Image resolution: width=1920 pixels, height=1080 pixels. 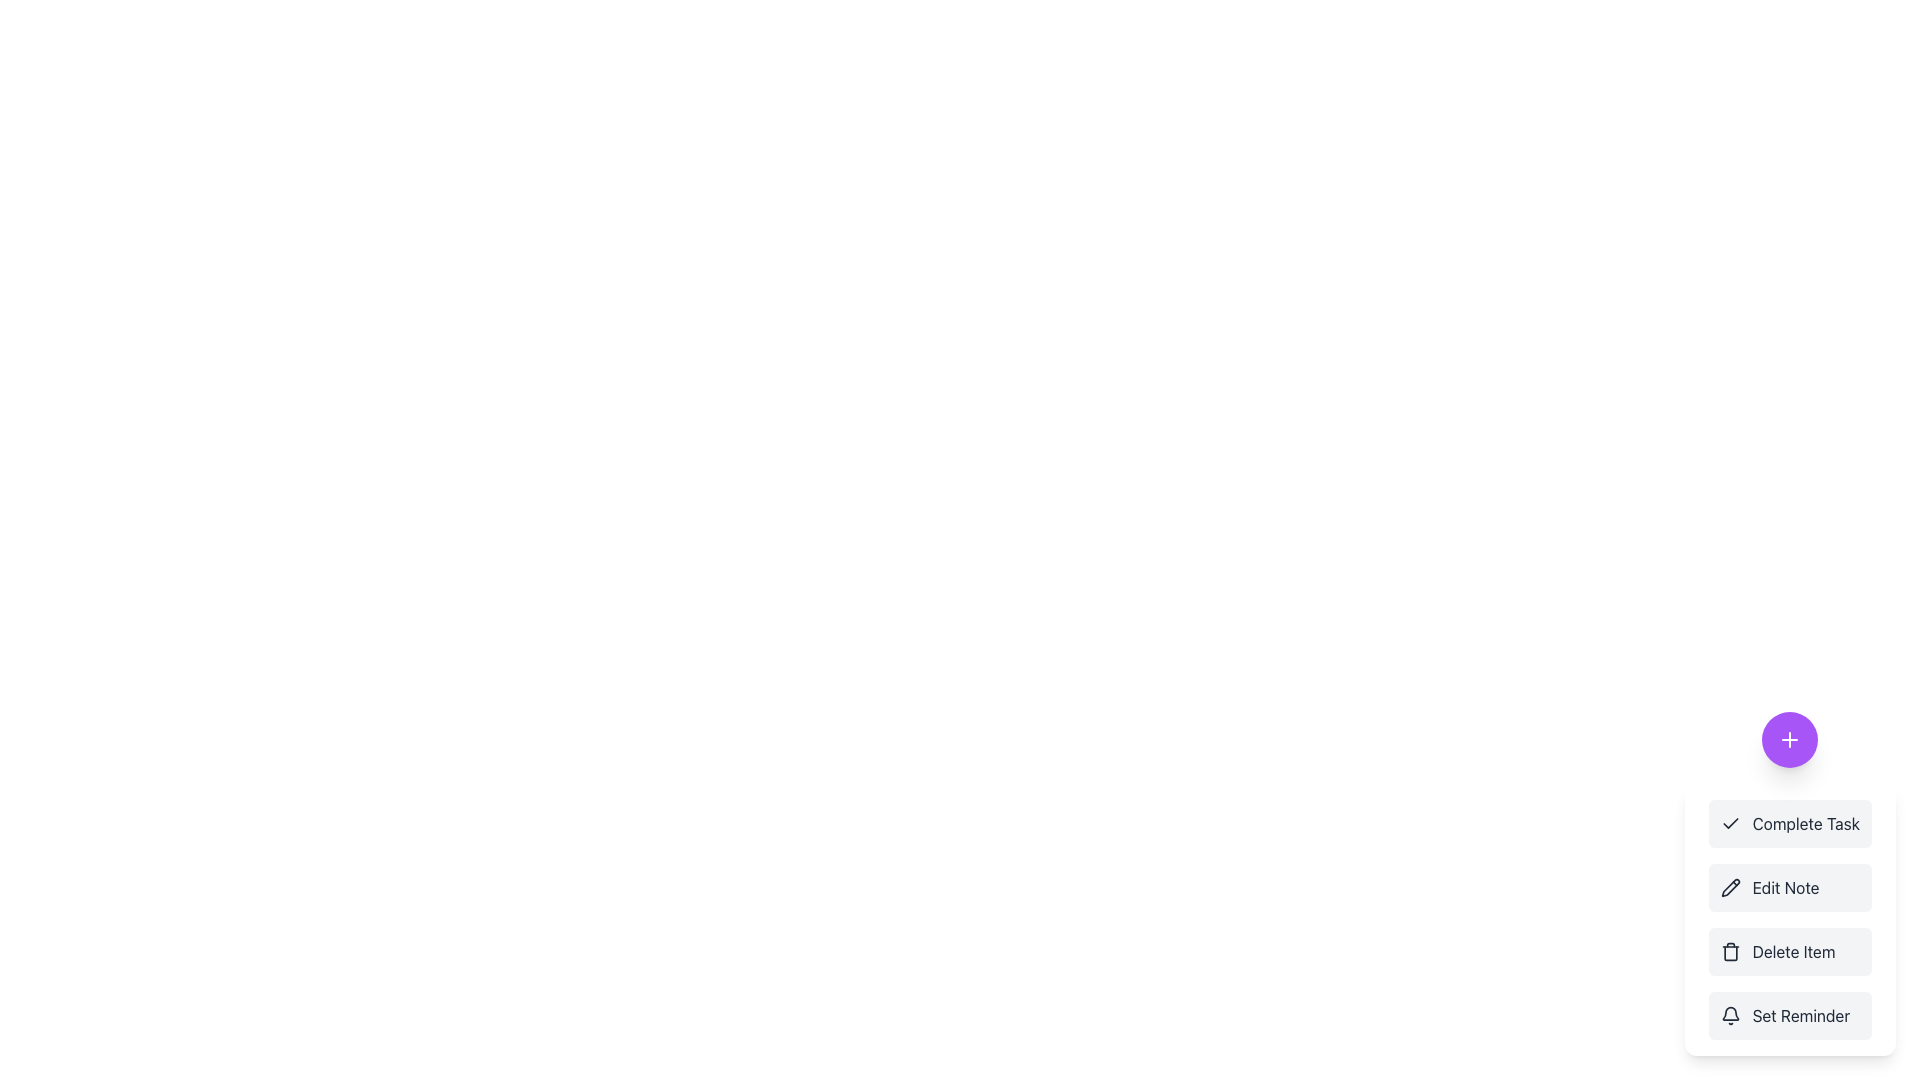 I want to click on to select the 'Complete Task' option from the topmost item in the vertical options menu located at the bottom-right corner of the interface, so click(x=1806, y=824).